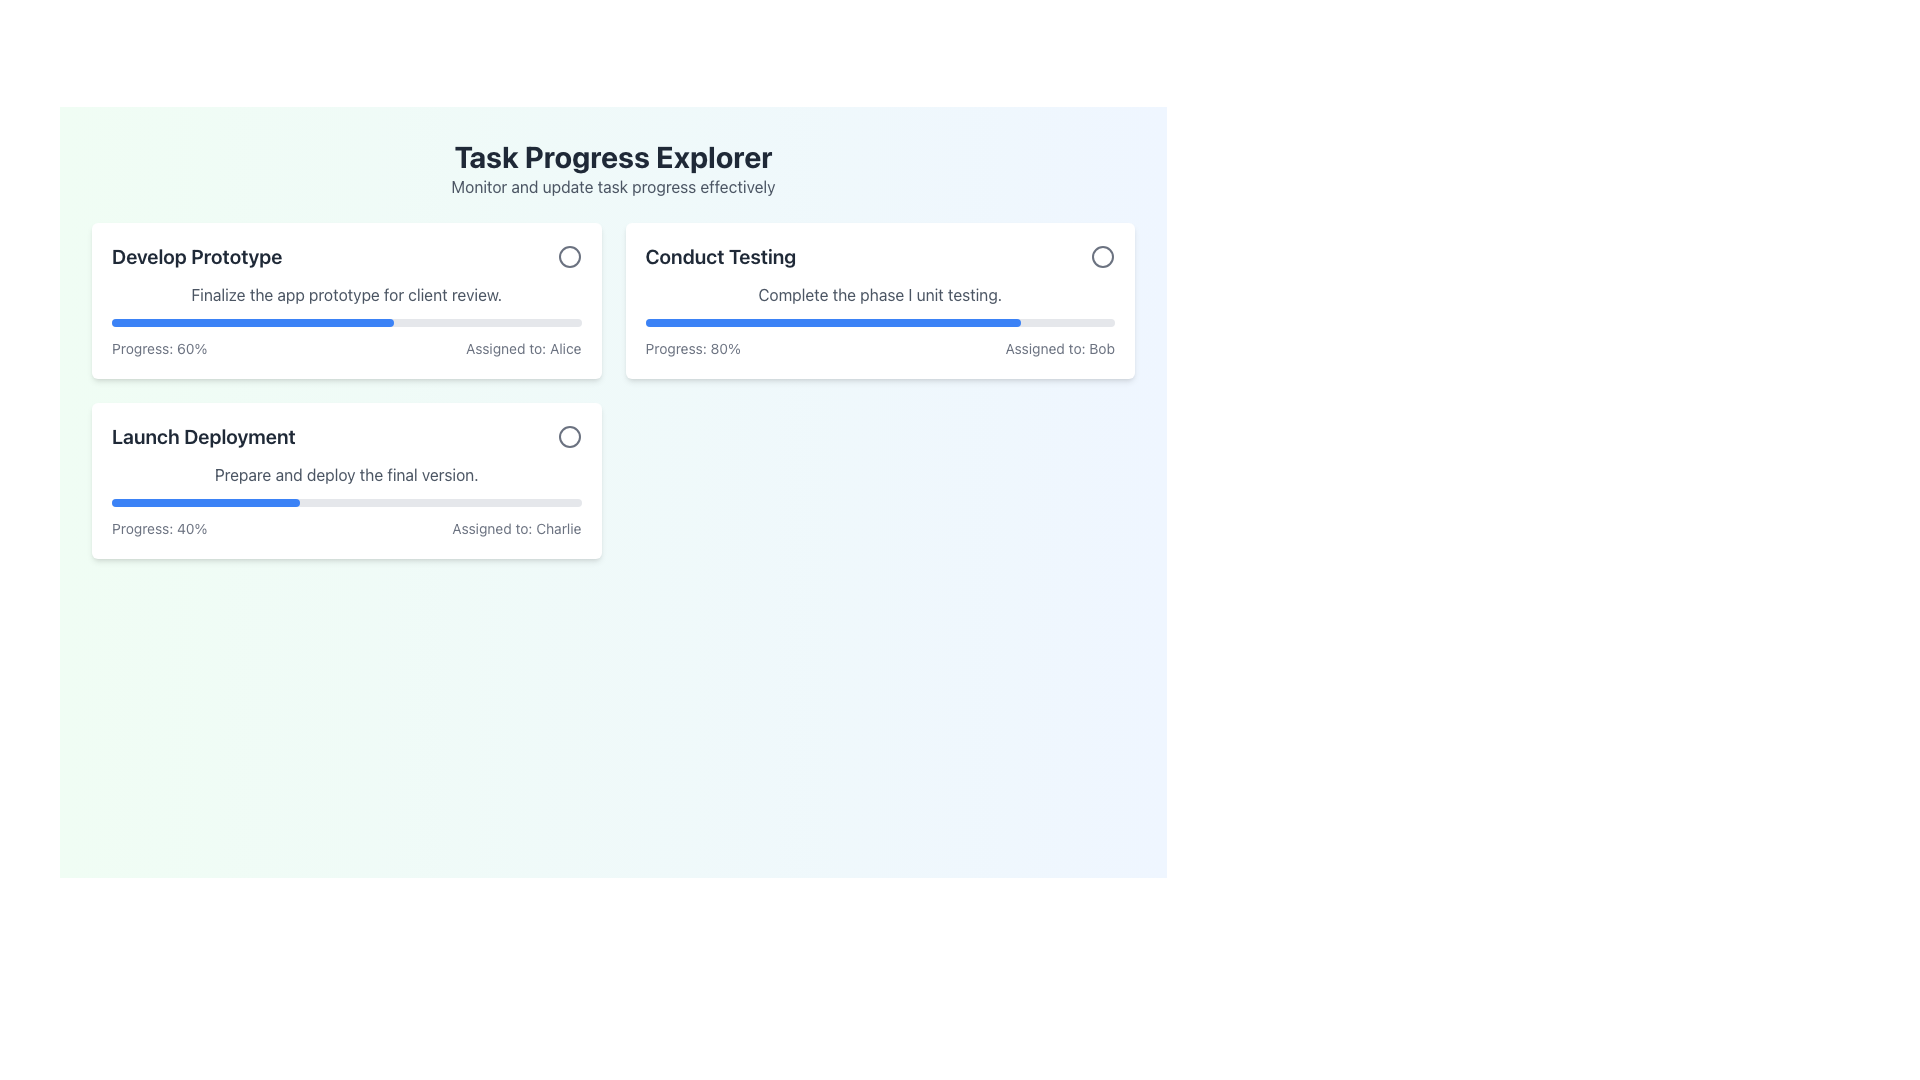  I want to click on text from the Text Label displaying 'Progress: 80%' located in the bottom-left corner of the 'Conduct Testing' task panel, positioned to the left of 'Assigned to: Bob', so click(693, 347).